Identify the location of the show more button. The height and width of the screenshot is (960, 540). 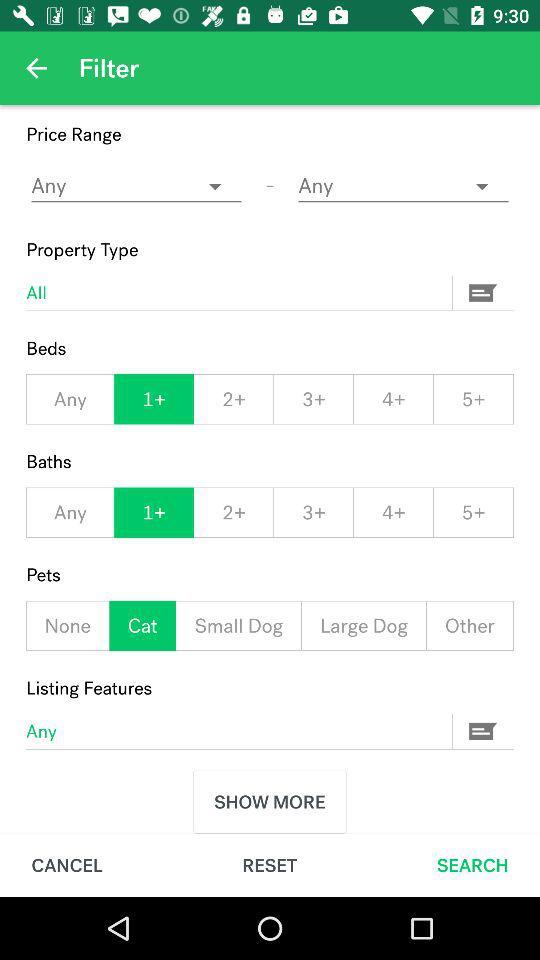
(270, 802).